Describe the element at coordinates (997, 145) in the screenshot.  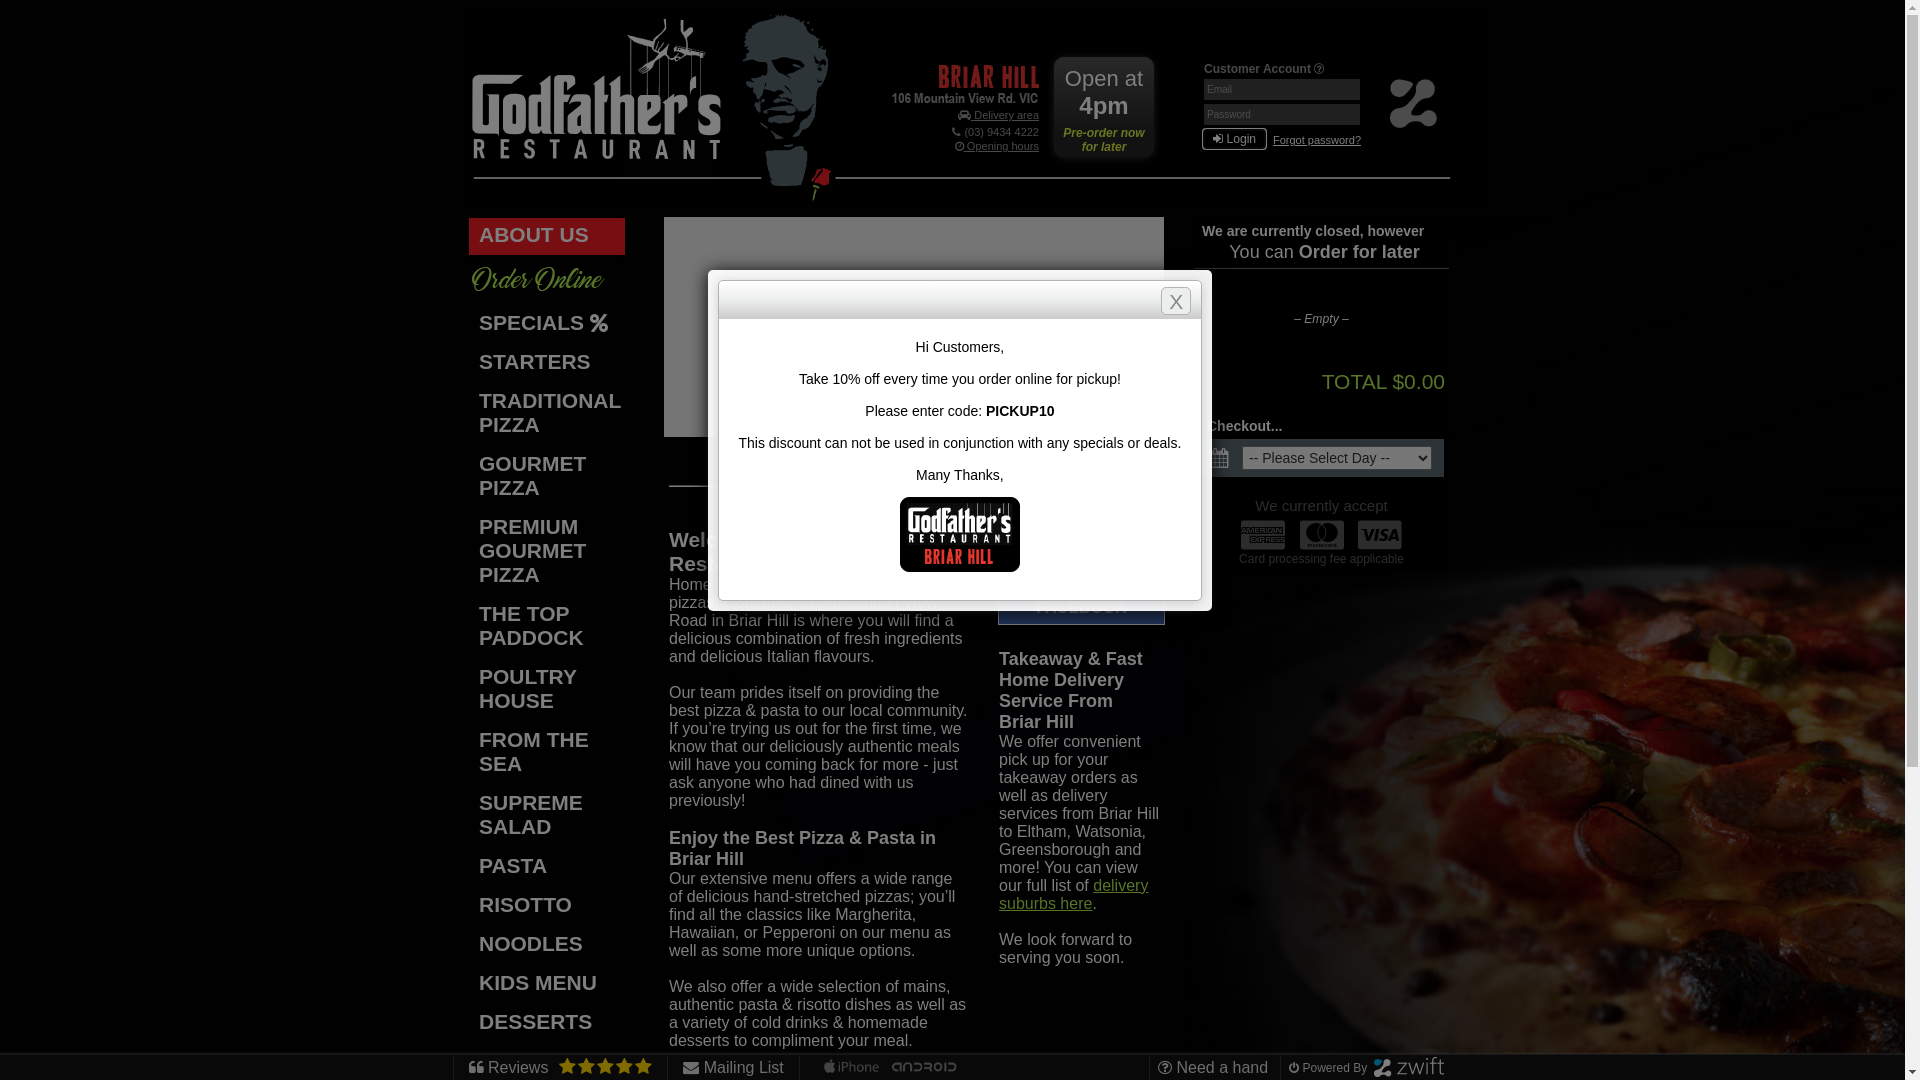
I see `'Opening hours'` at that location.